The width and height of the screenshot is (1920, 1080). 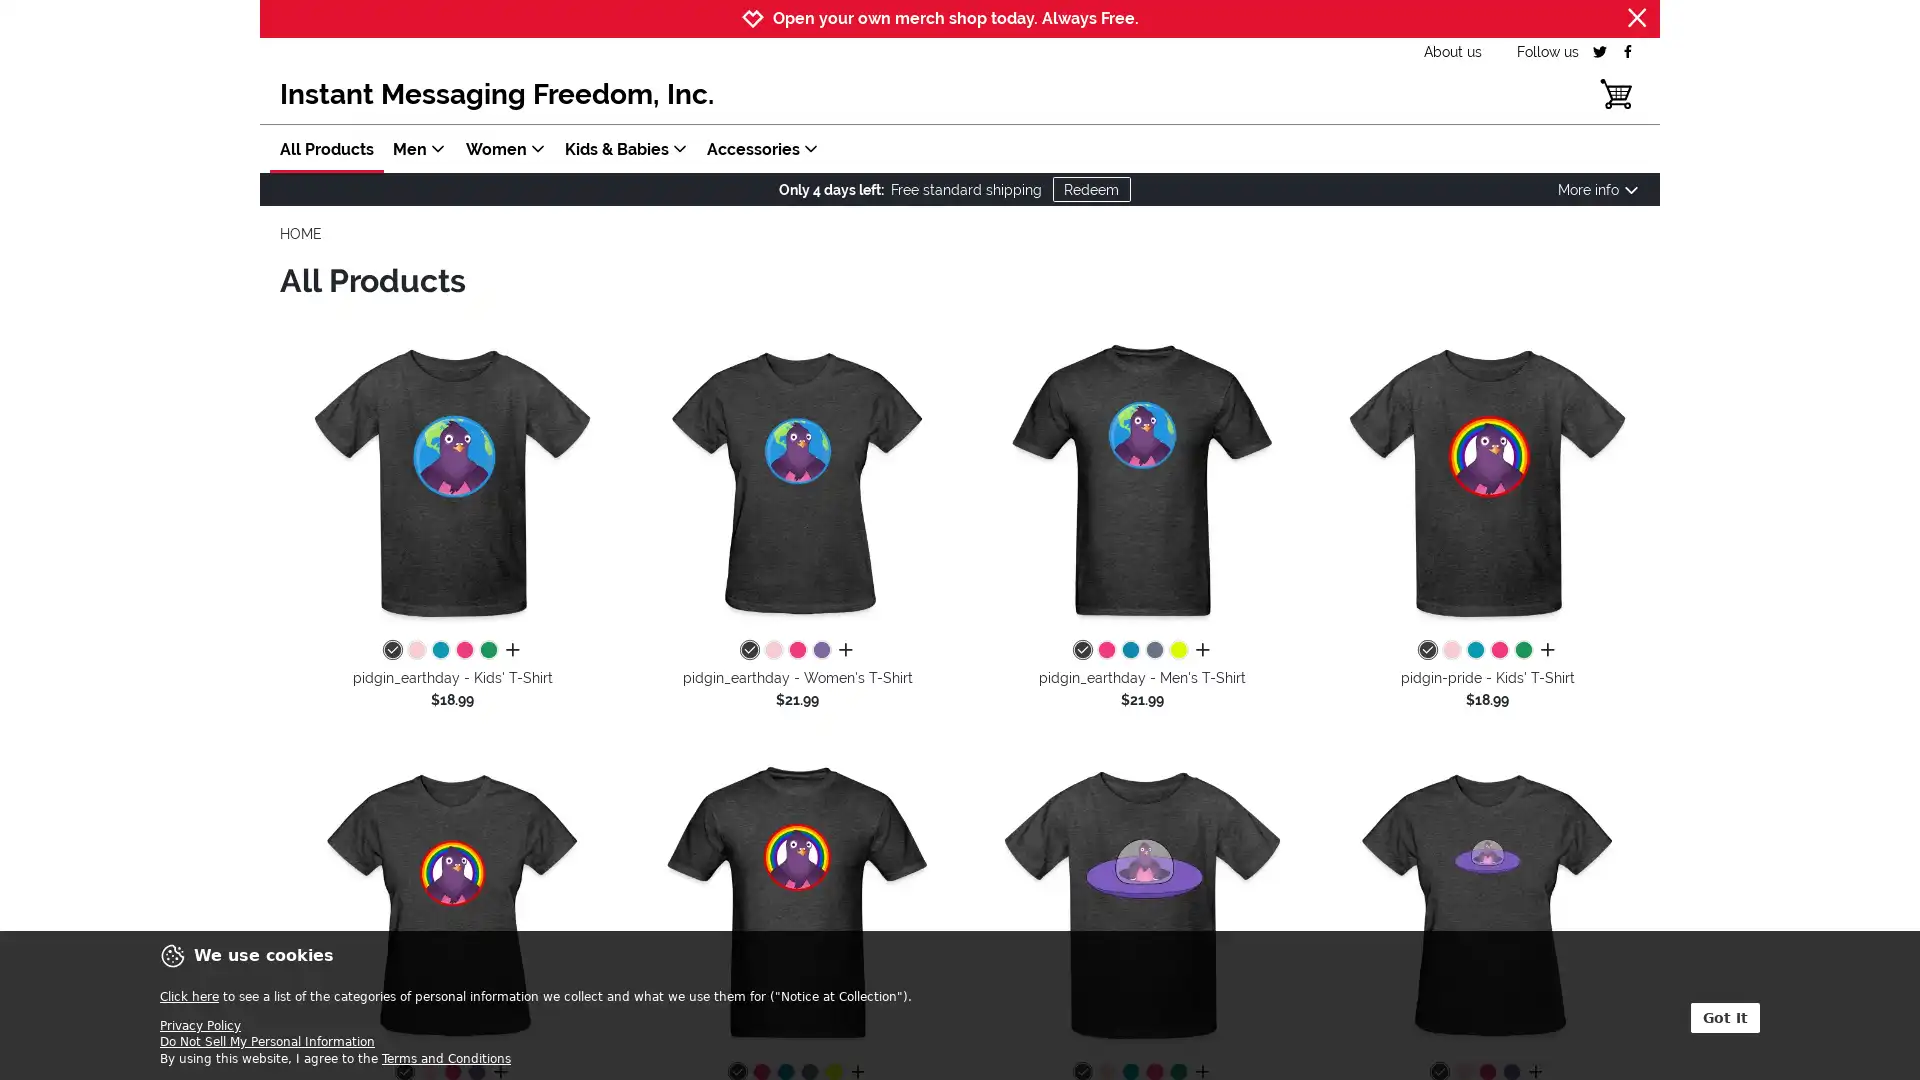 What do you see at coordinates (1487, 482) in the screenshot?
I see `pidgin-pride - Kids' T-Shirt` at bounding box center [1487, 482].